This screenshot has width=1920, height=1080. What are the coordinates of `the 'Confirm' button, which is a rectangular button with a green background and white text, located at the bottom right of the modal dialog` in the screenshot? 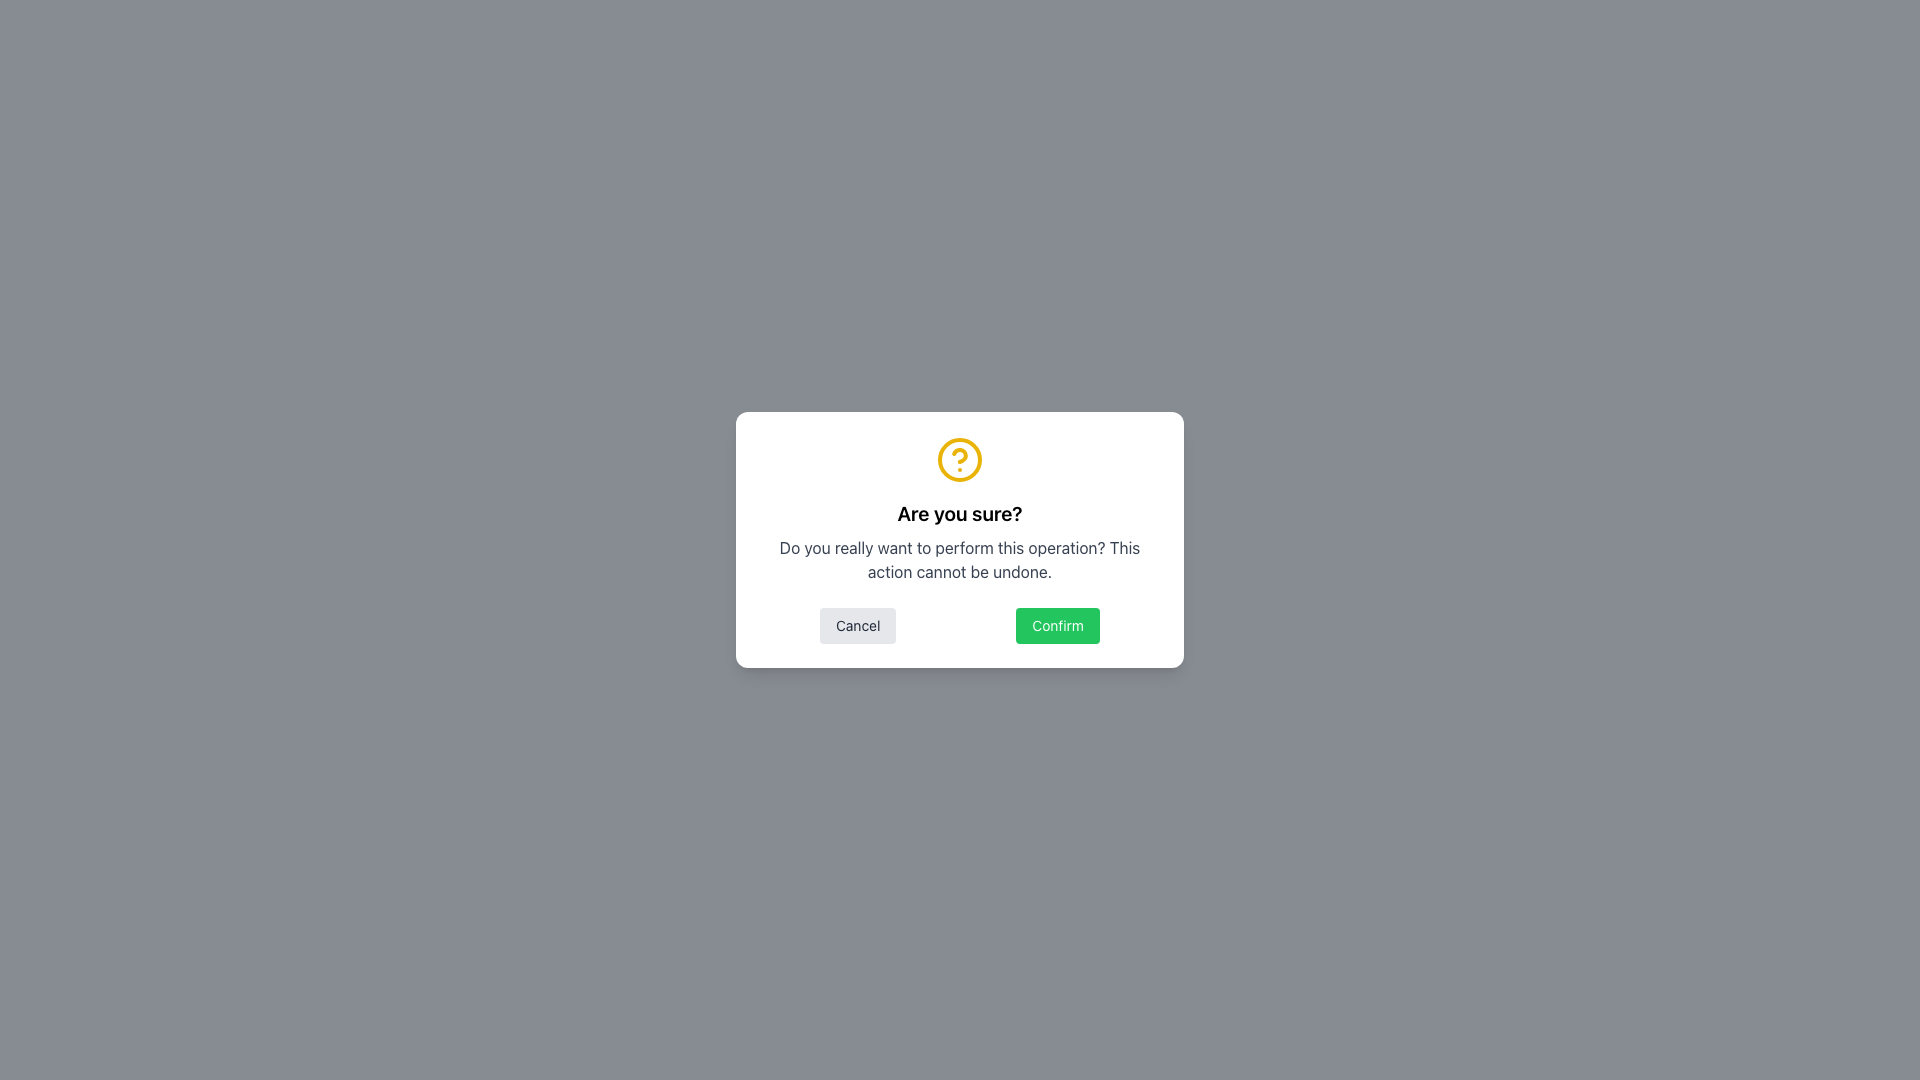 It's located at (1056, 624).